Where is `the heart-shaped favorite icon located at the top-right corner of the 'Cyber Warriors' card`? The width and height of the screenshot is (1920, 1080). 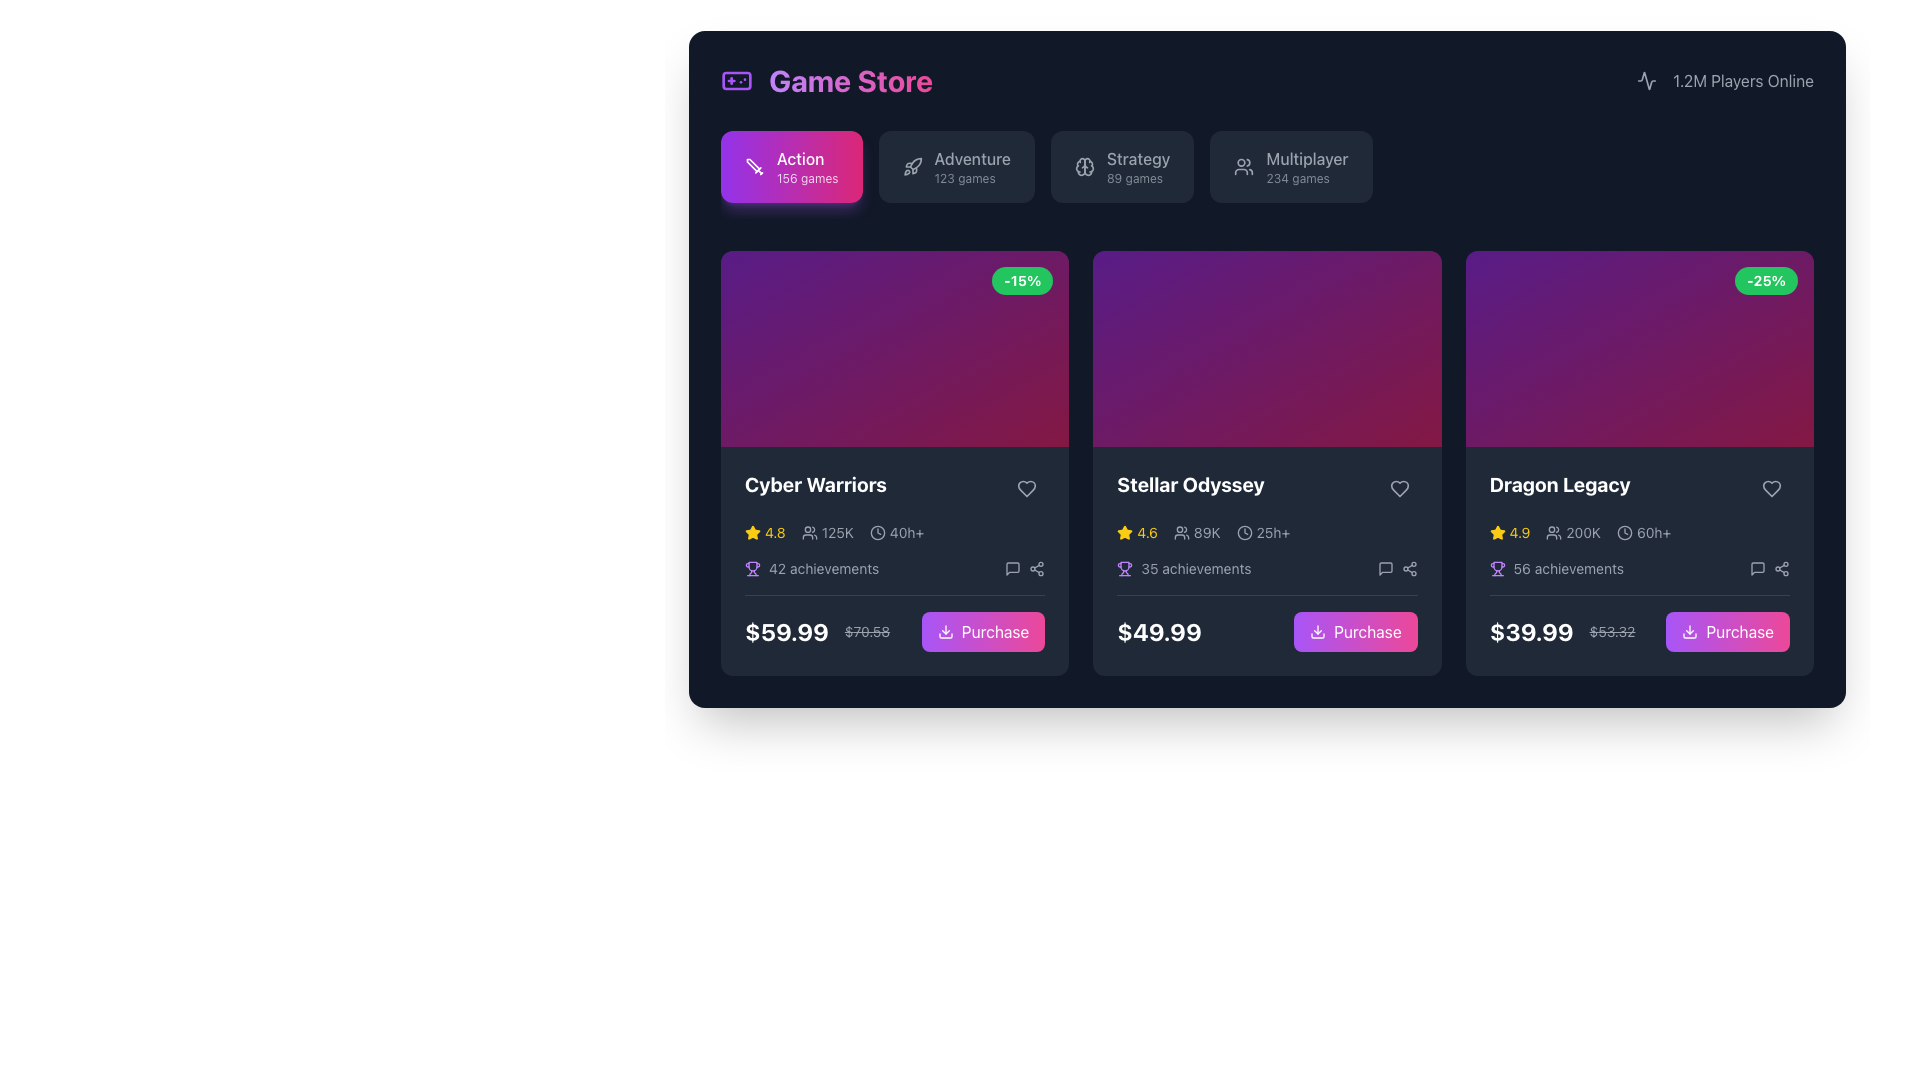
the heart-shaped favorite icon located at the top-right corner of the 'Cyber Warriors' card is located at coordinates (1027, 488).